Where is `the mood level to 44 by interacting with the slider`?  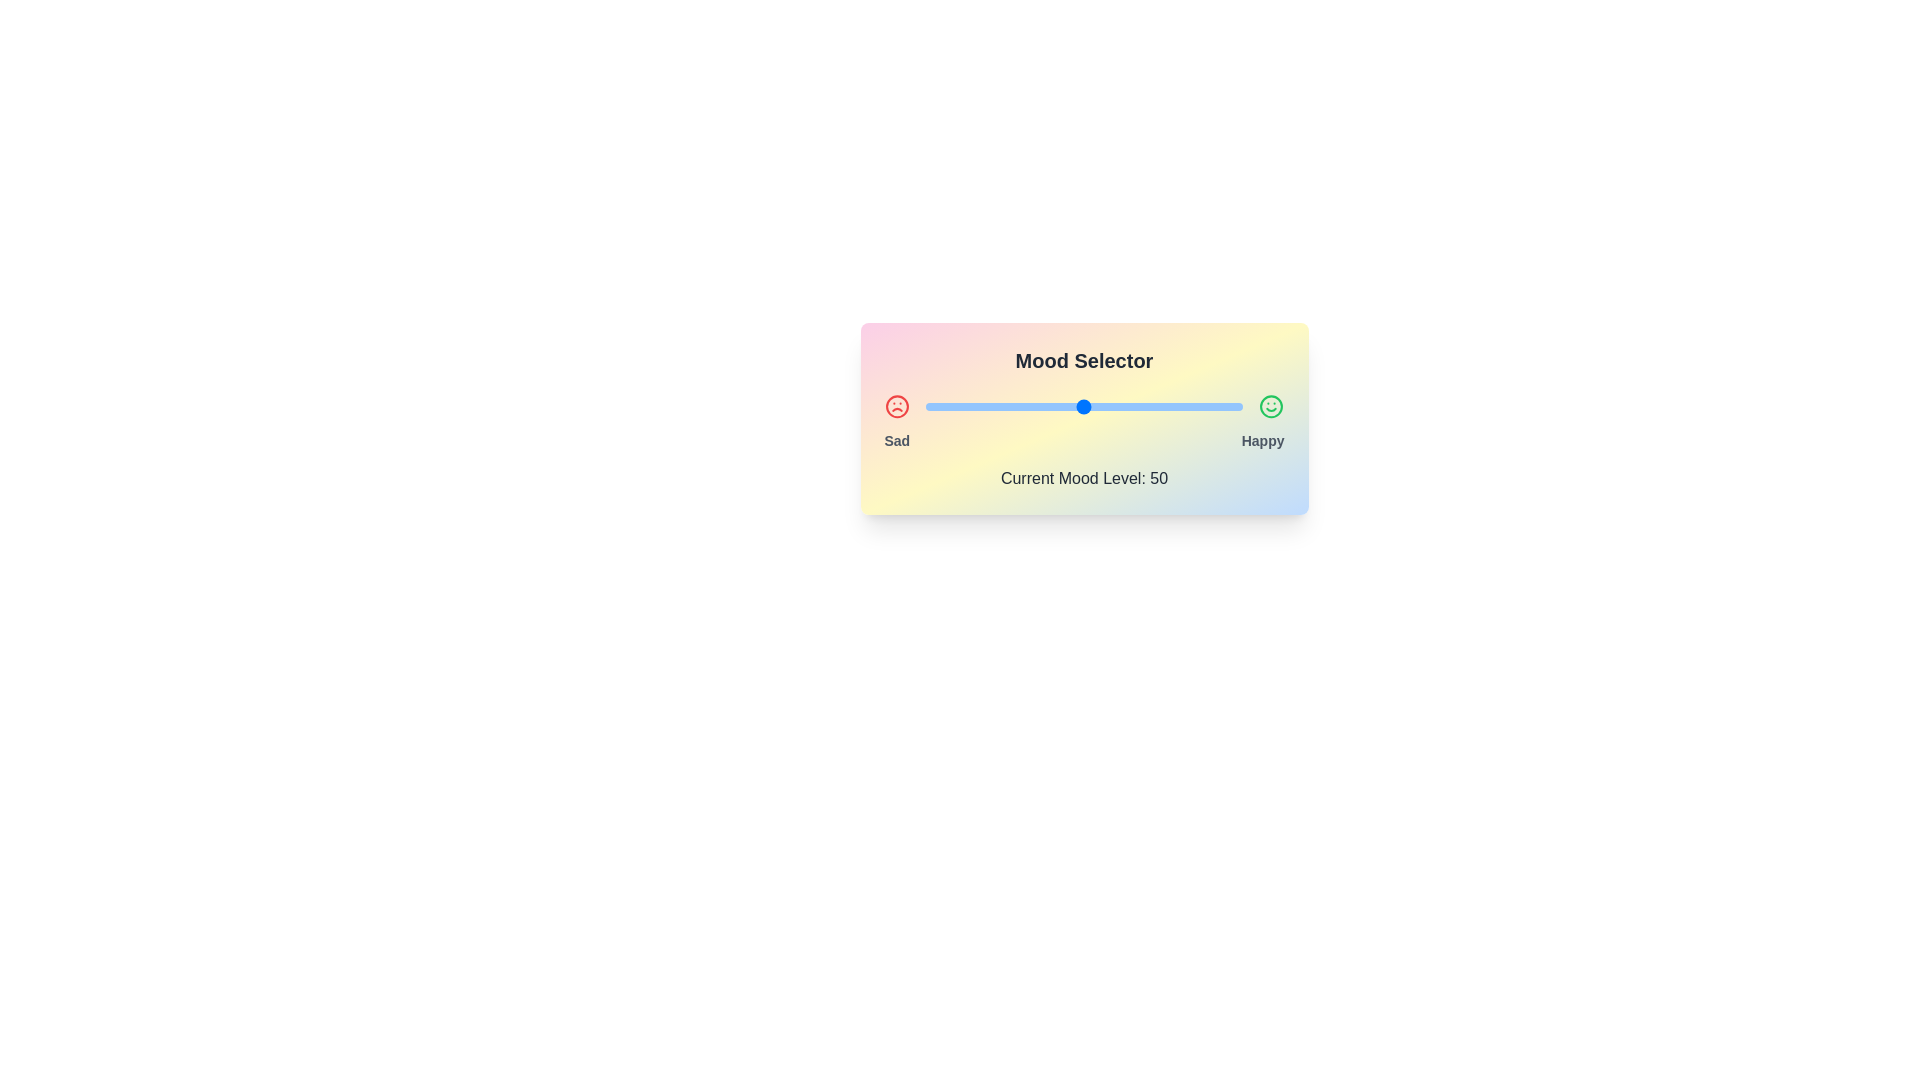
the mood level to 44 by interacting with the slider is located at coordinates (1064, 406).